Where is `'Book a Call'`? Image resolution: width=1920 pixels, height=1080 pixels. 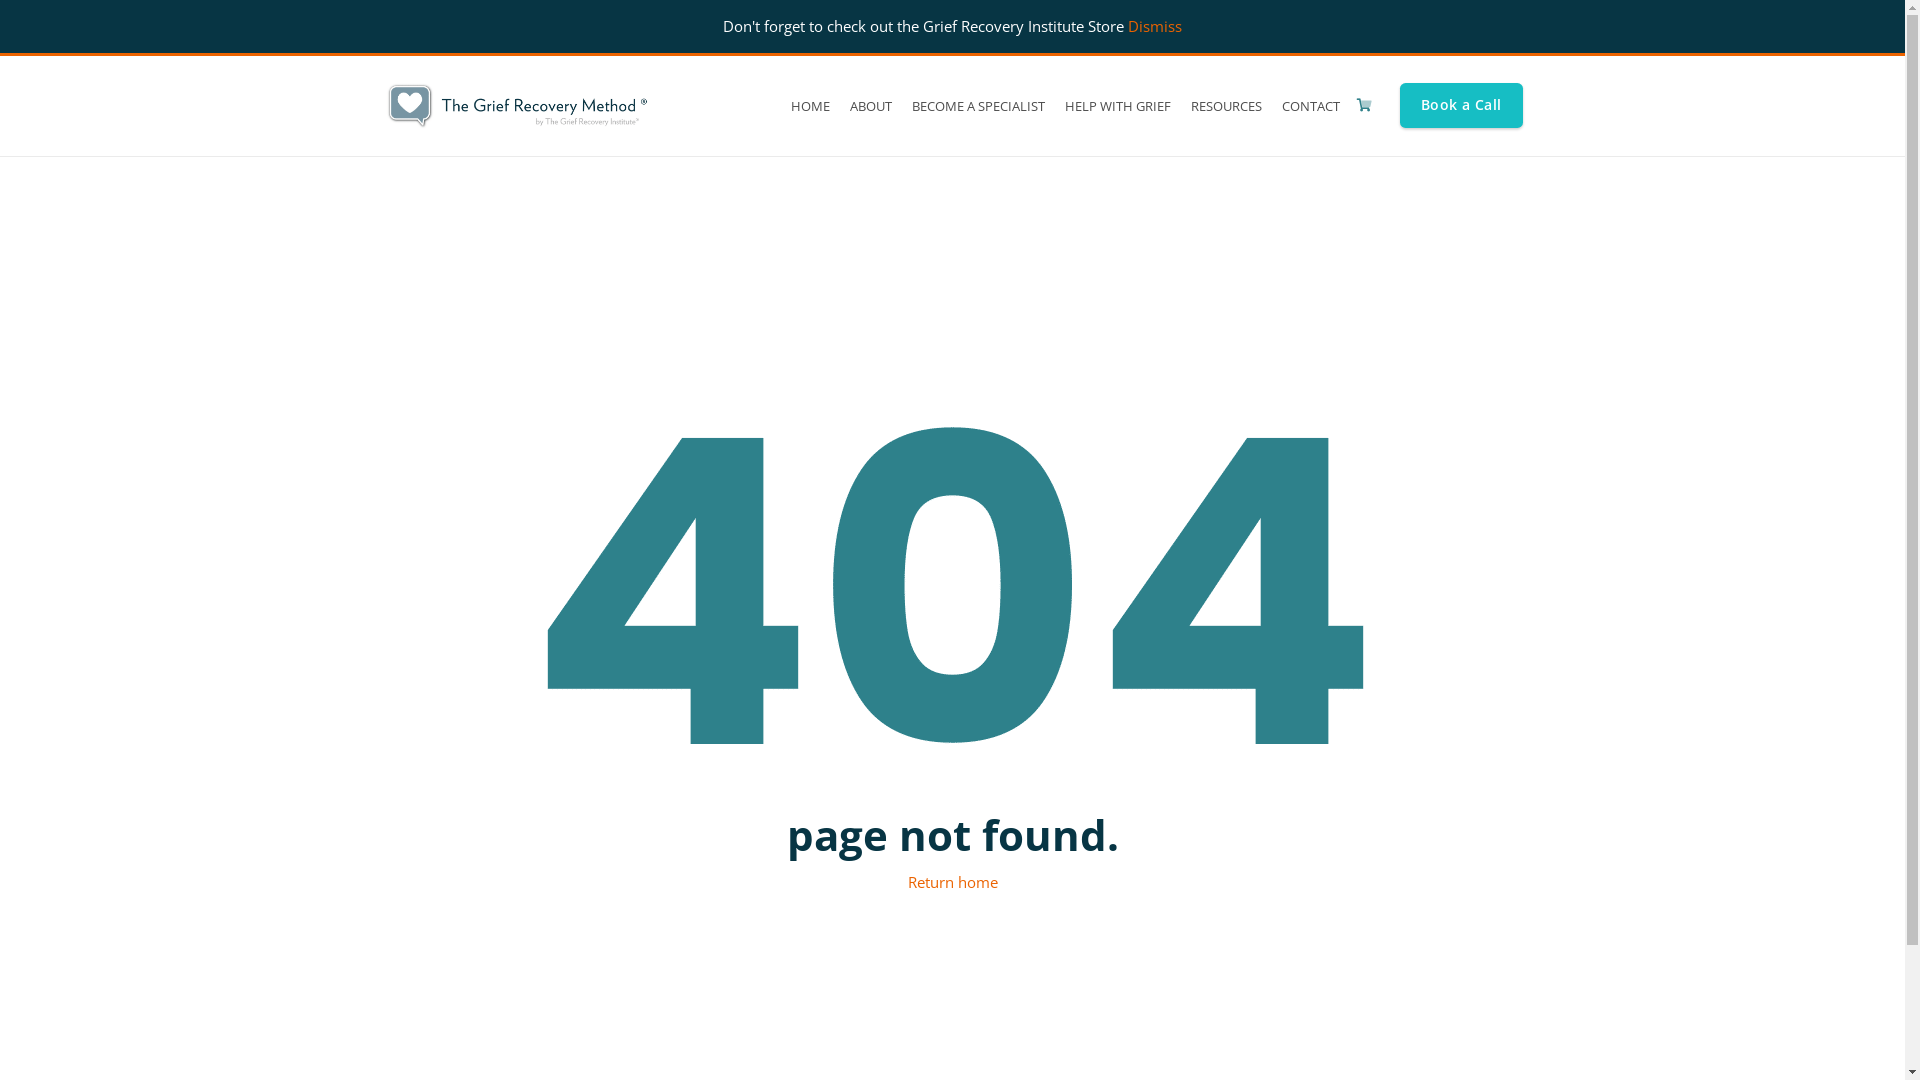 'Book a Call' is located at coordinates (1461, 105).